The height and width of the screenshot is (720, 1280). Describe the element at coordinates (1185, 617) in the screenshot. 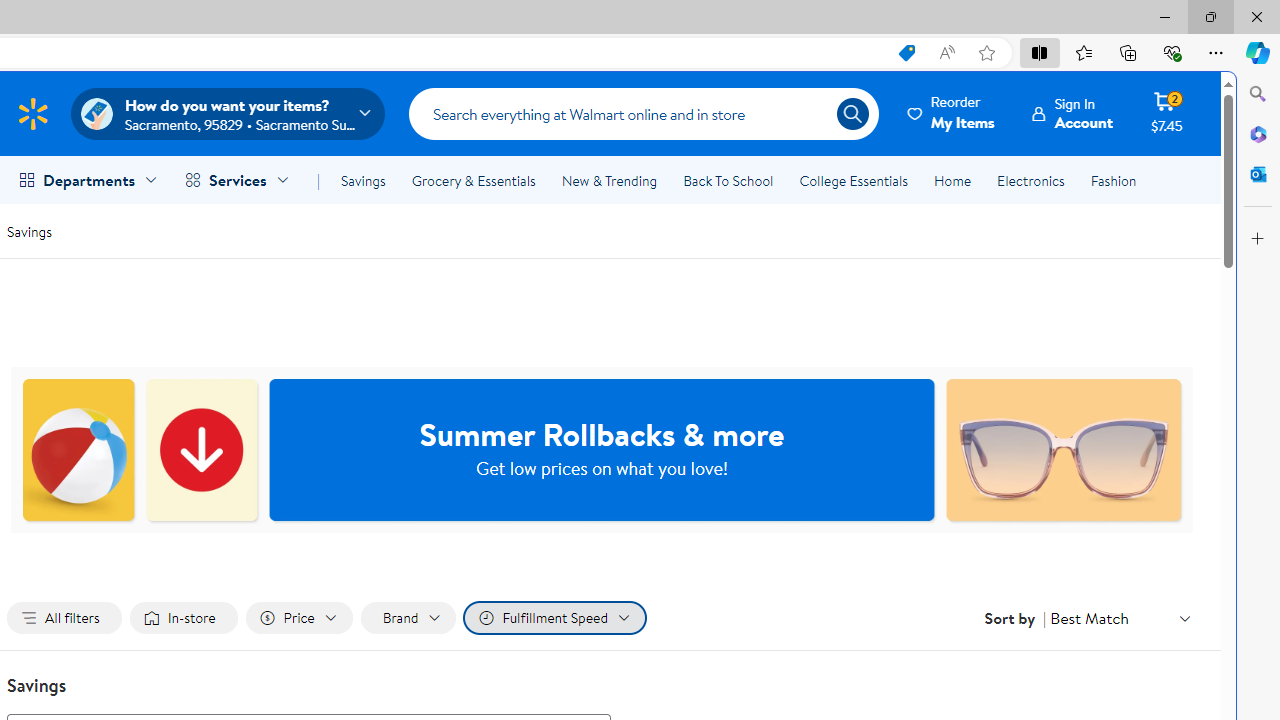

I see `'Class: ld ld-ChevronDown pa0 ml6'` at that location.